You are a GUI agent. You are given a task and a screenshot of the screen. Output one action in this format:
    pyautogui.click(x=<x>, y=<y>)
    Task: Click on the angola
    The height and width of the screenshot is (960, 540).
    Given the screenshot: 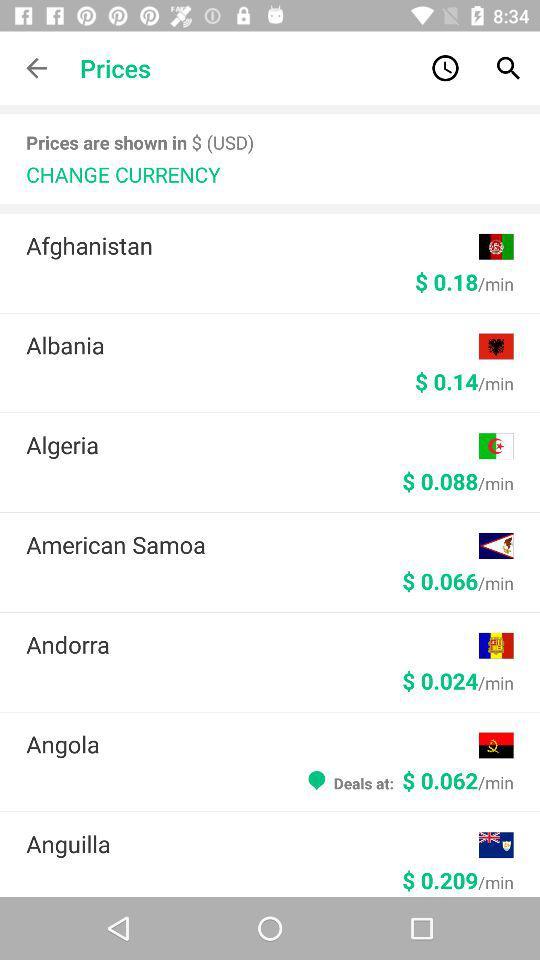 What is the action you would take?
    pyautogui.click(x=252, y=743)
    